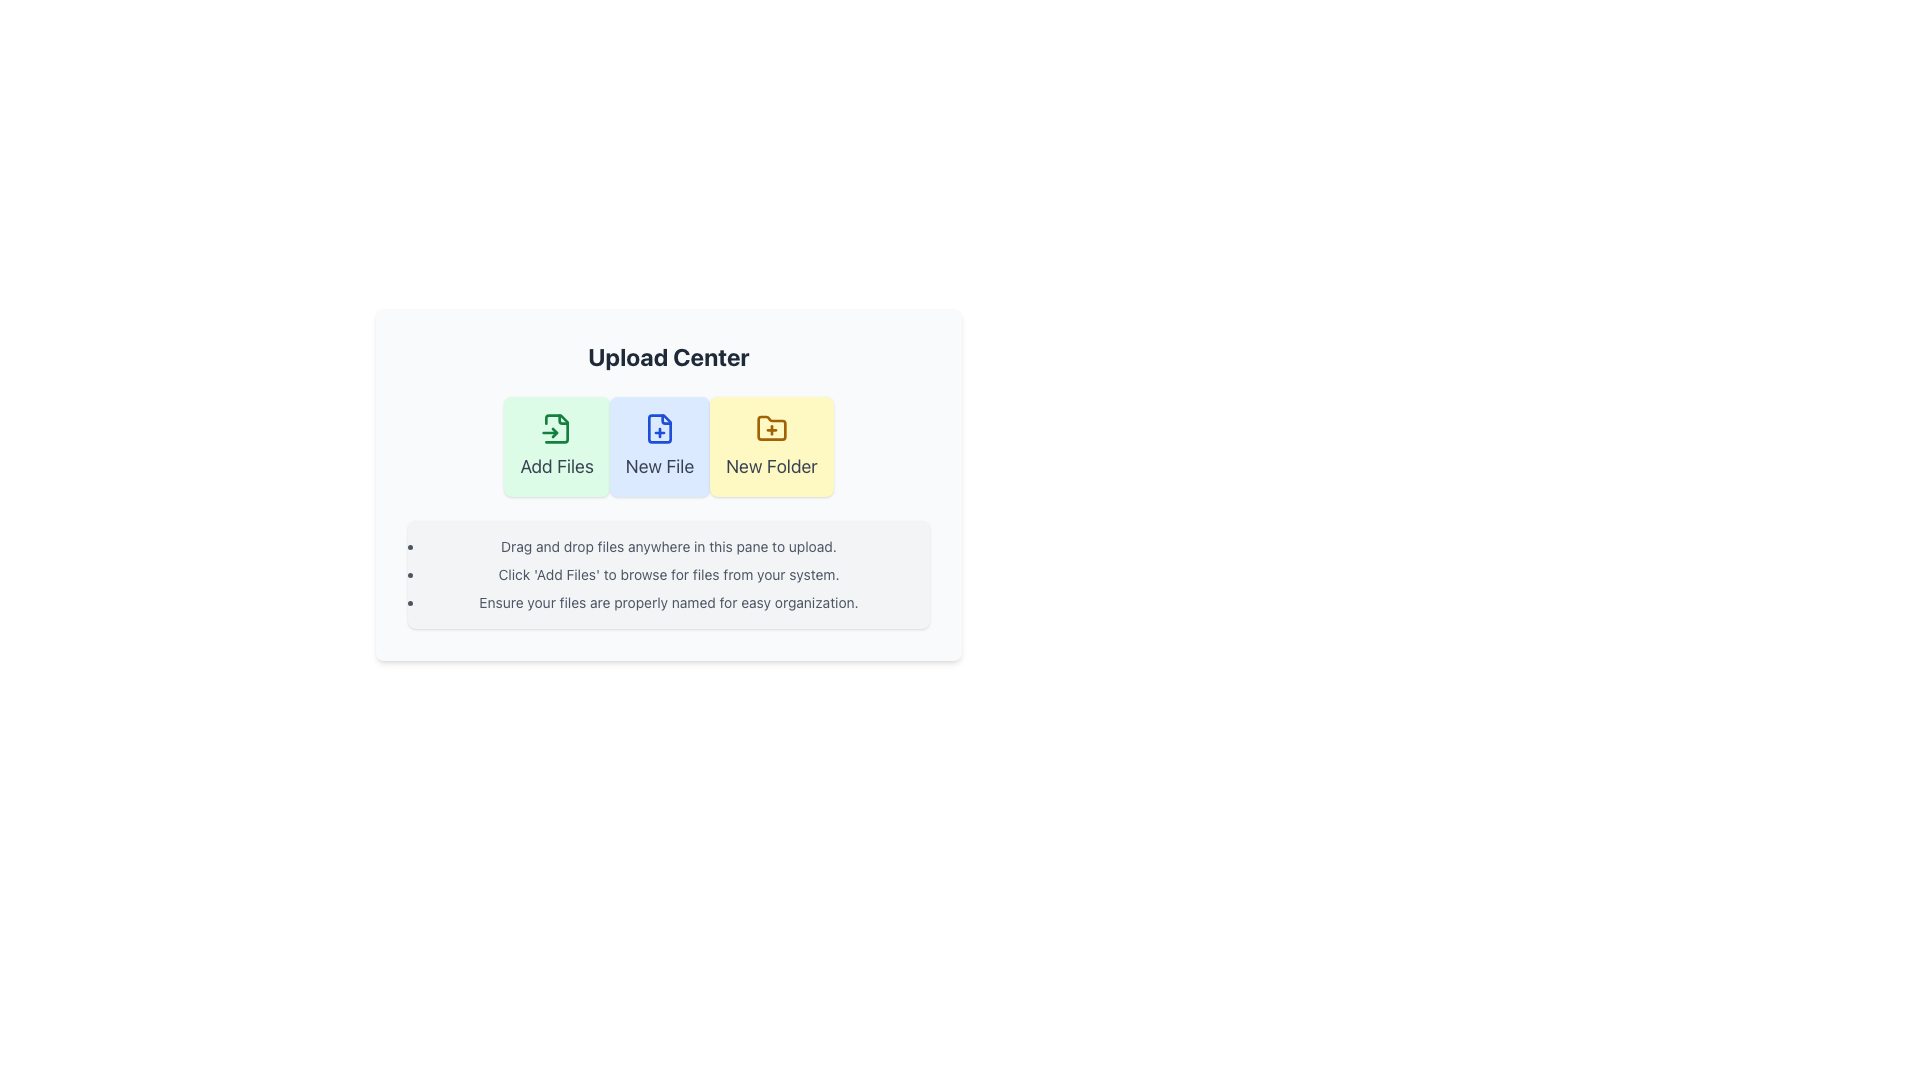 The height and width of the screenshot is (1080, 1920). I want to click on the new folder icon located under the 'Upload Center' header, so click(770, 427).